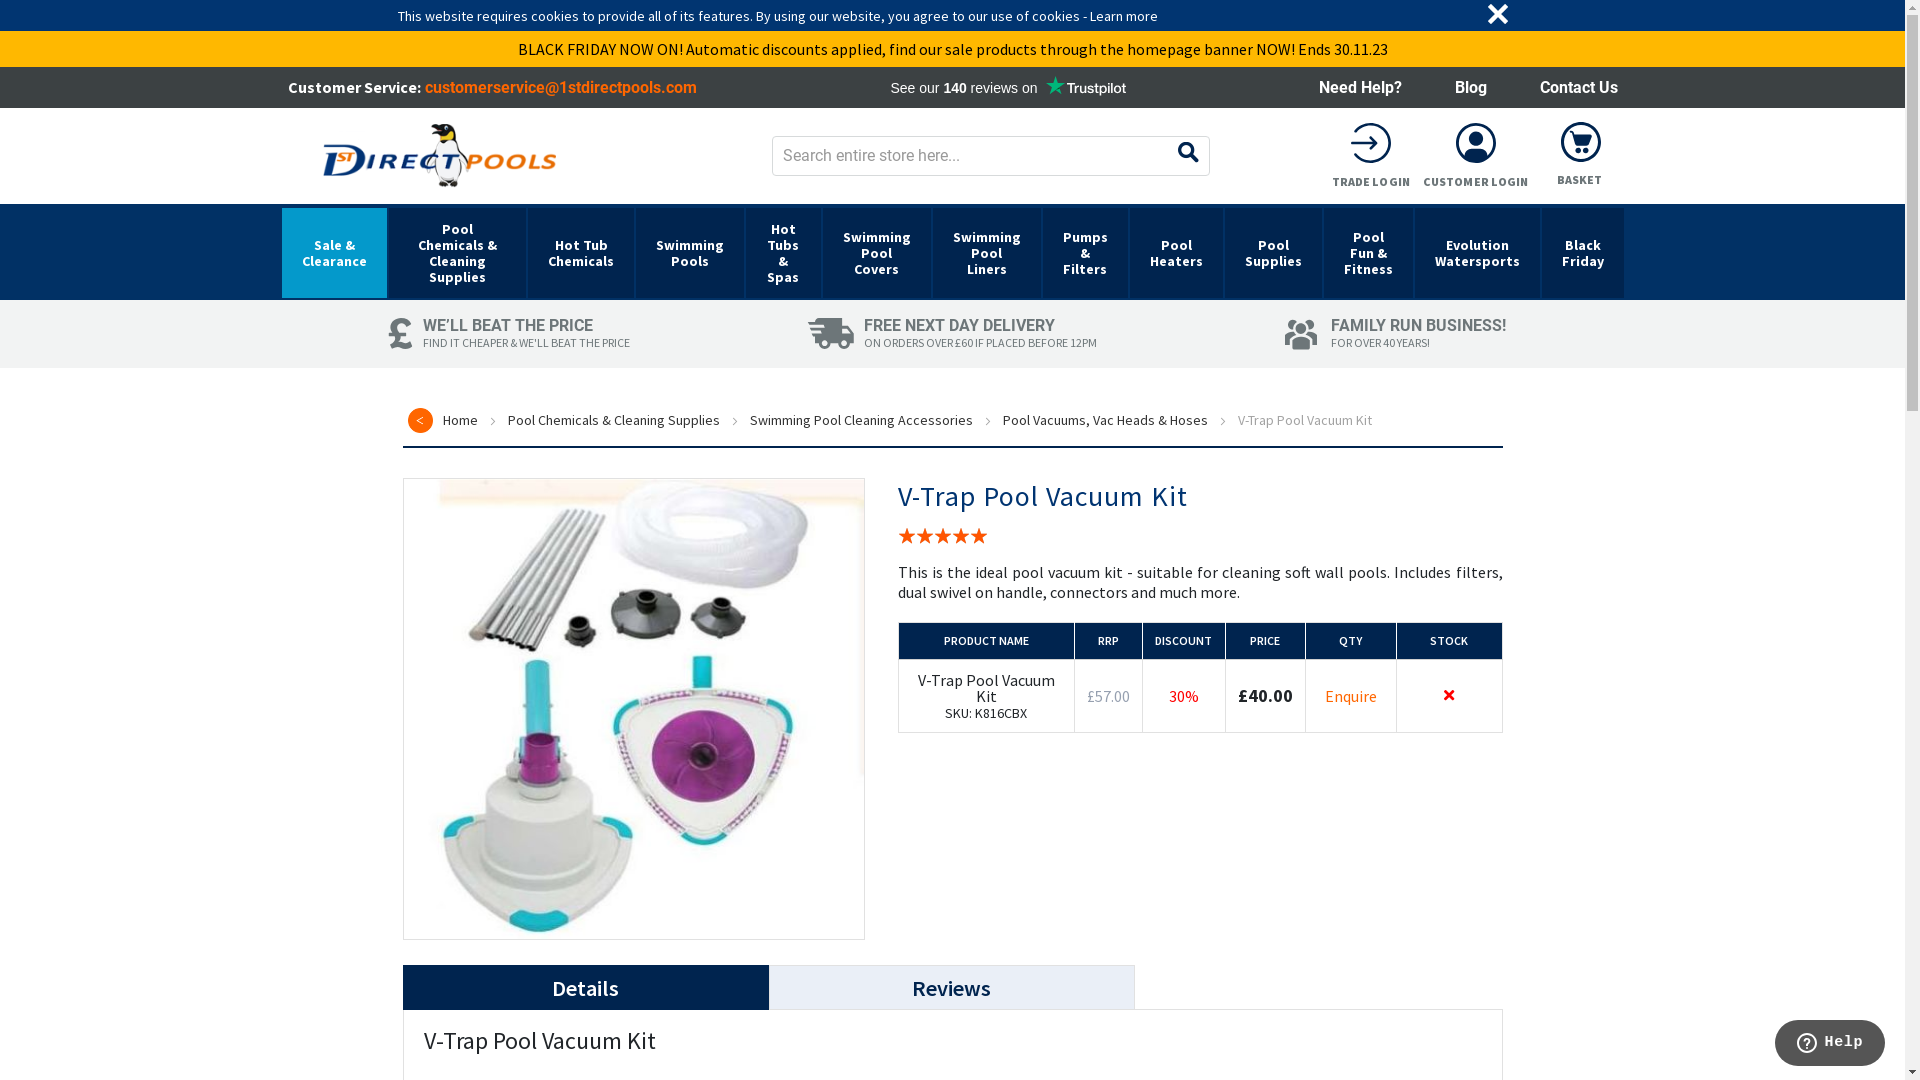  I want to click on 'Pumps & Filters', so click(1084, 252).